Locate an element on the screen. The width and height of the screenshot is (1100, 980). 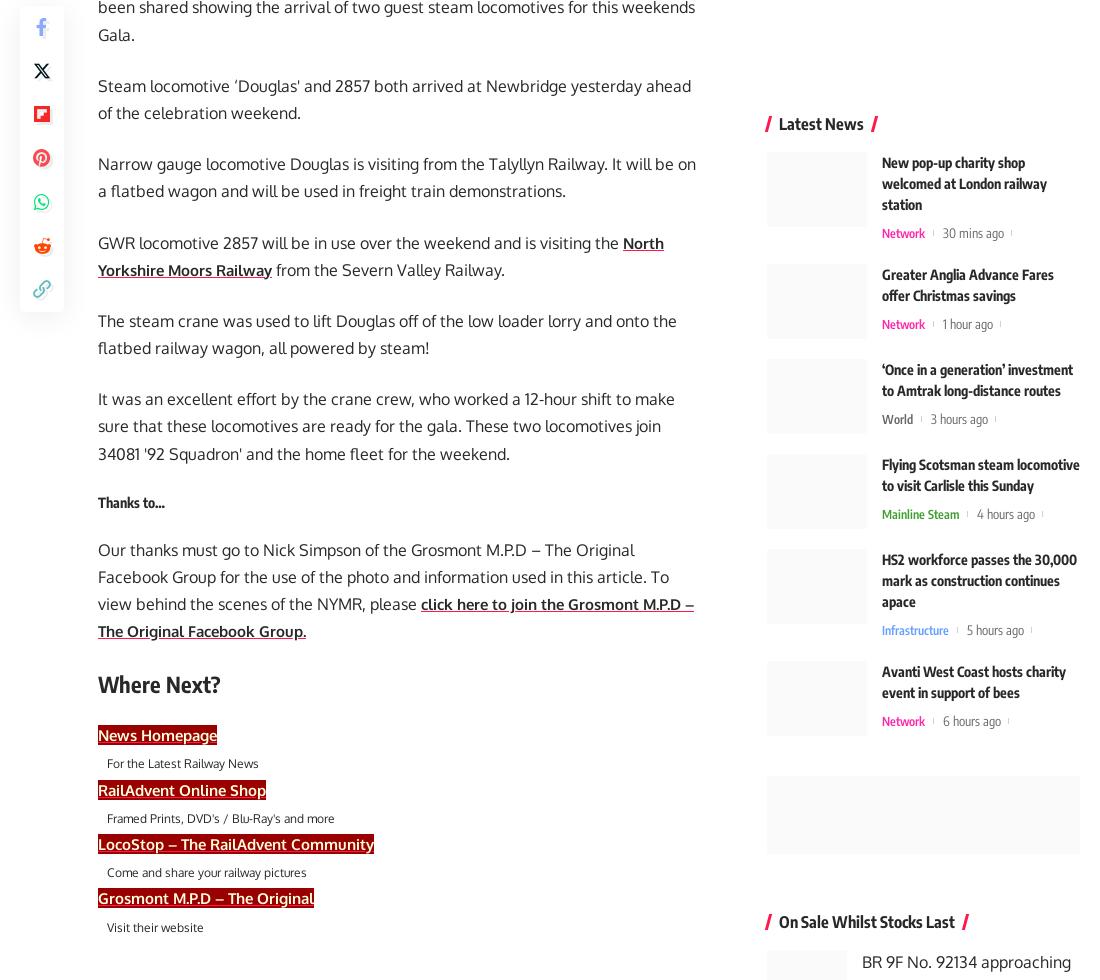
'Latest News' is located at coordinates (820, 117).